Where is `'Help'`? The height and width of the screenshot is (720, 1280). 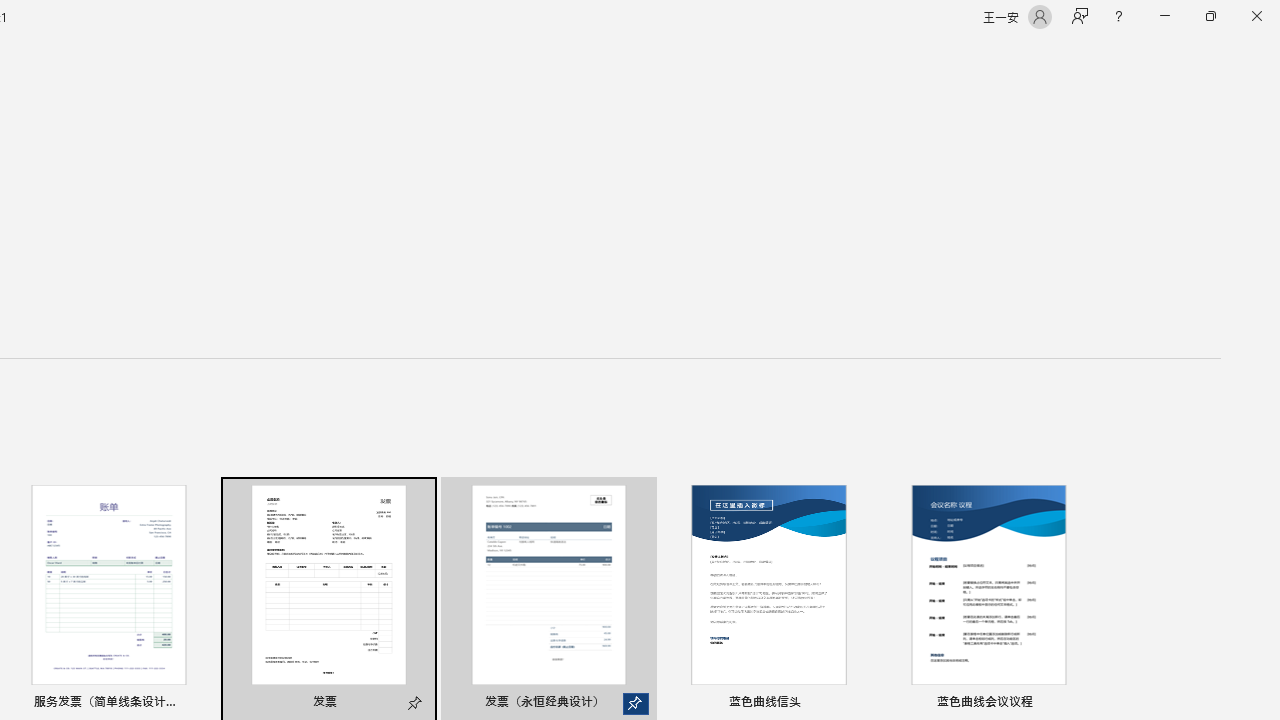 'Help' is located at coordinates (1117, 16).